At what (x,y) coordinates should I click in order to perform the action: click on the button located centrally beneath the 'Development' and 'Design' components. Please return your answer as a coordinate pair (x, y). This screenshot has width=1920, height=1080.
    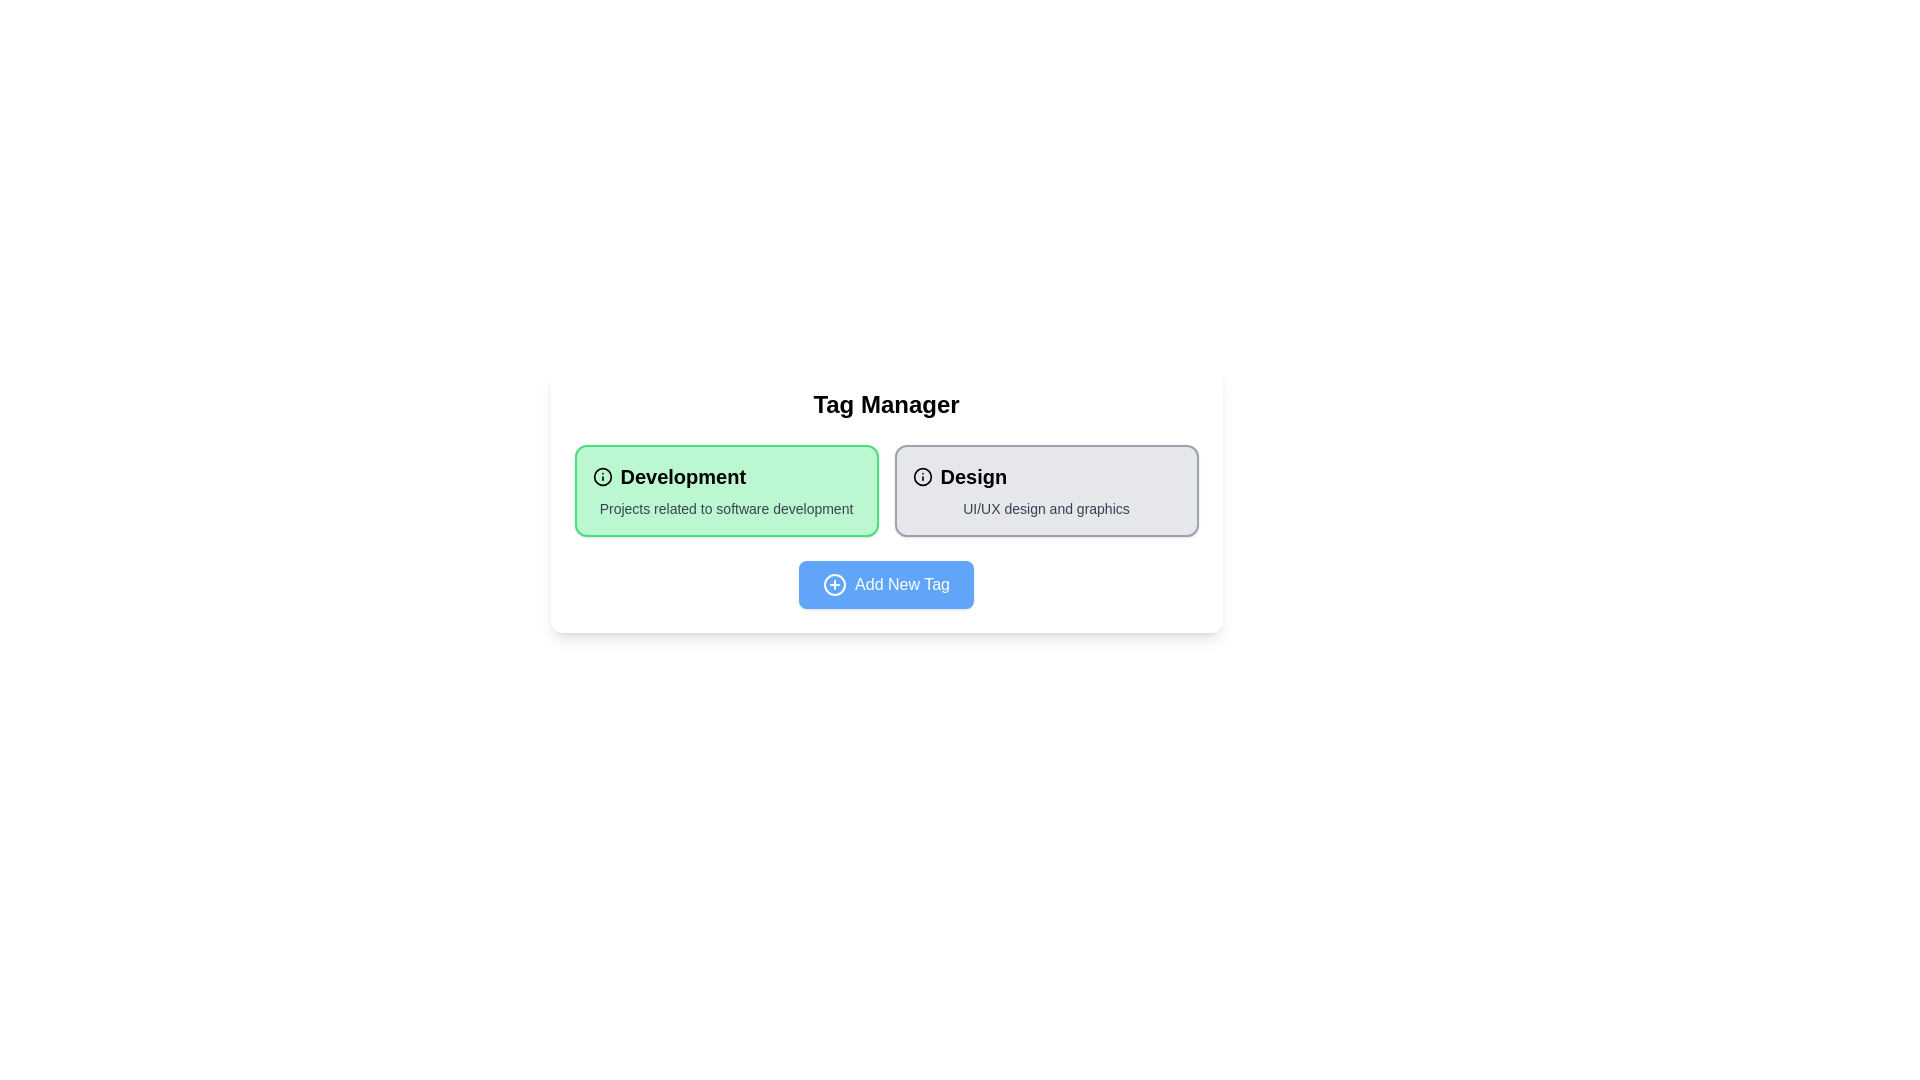
    Looking at the image, I should click on (885, 585).